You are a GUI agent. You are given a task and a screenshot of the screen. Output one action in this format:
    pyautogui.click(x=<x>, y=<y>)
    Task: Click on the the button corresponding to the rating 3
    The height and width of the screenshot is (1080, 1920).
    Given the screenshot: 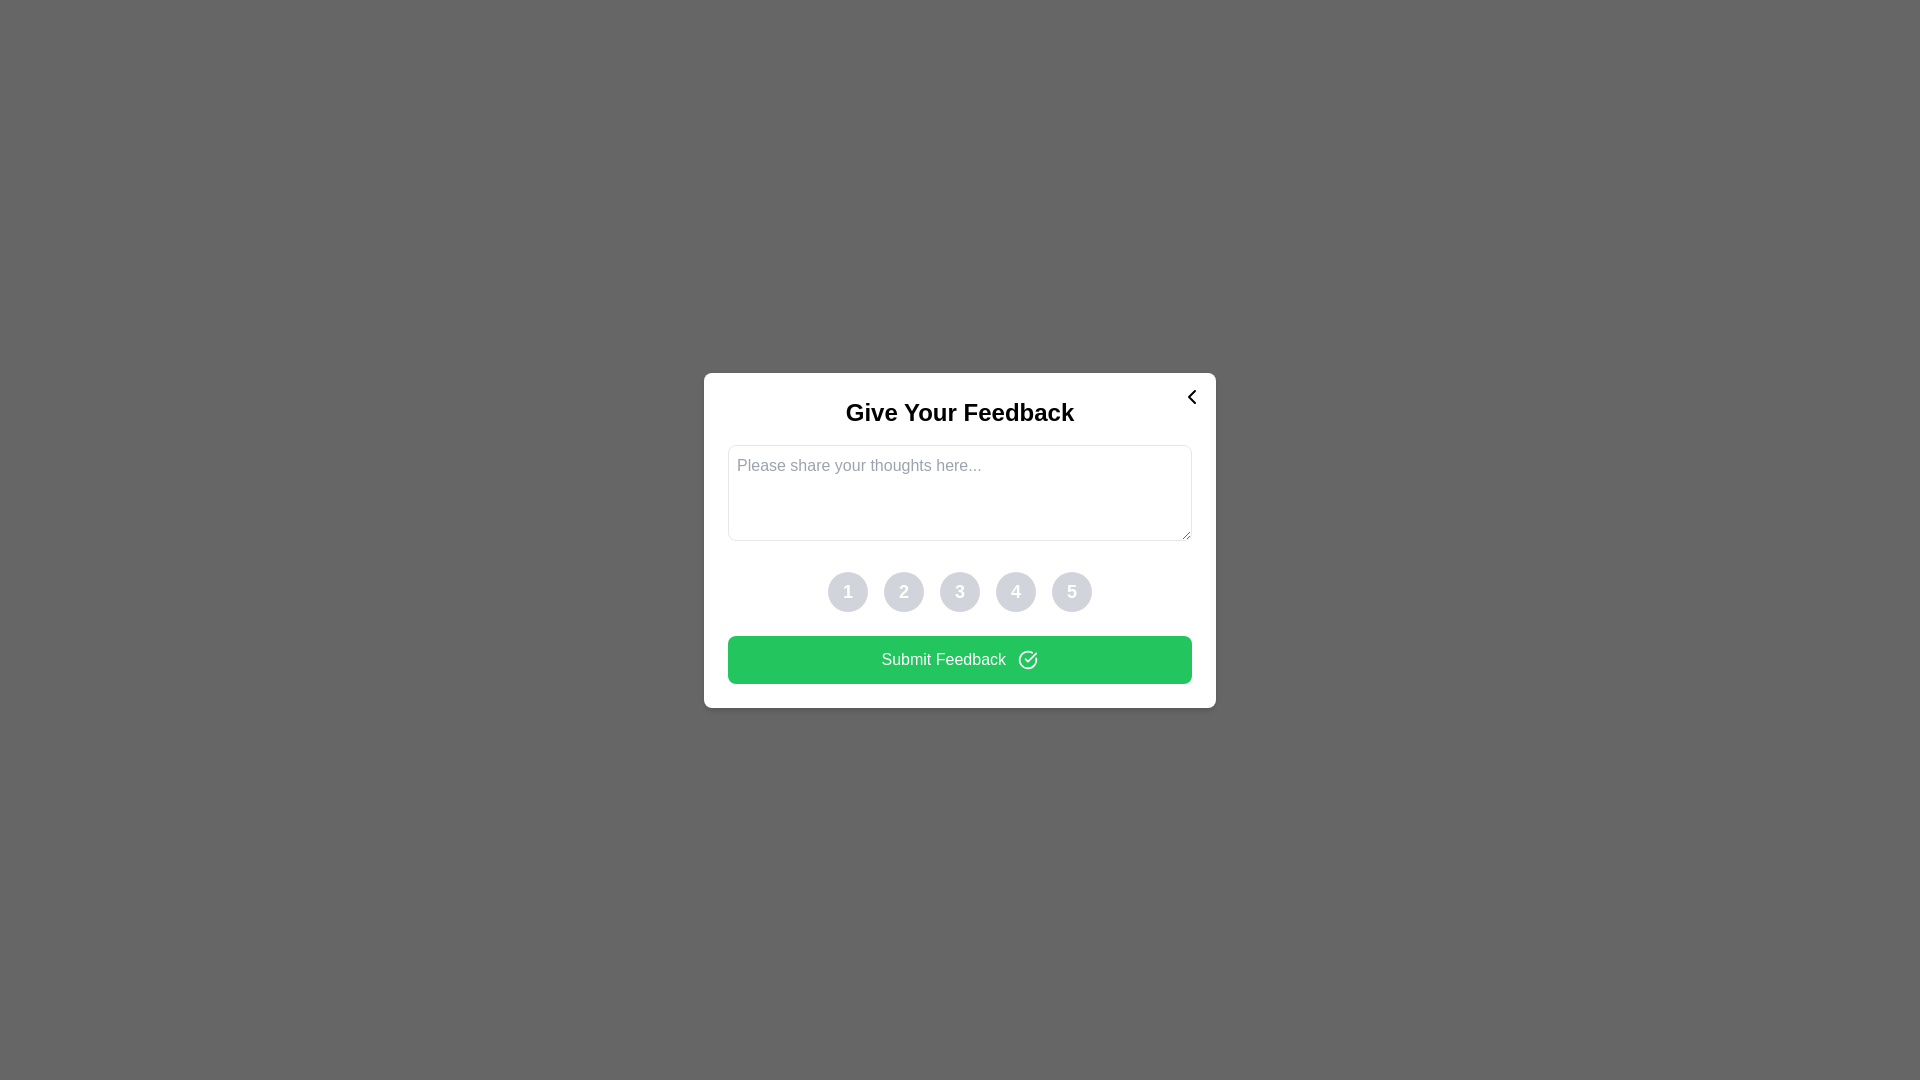 What is the action you would take?
    pyautogui.click(x=960, y=590)
    